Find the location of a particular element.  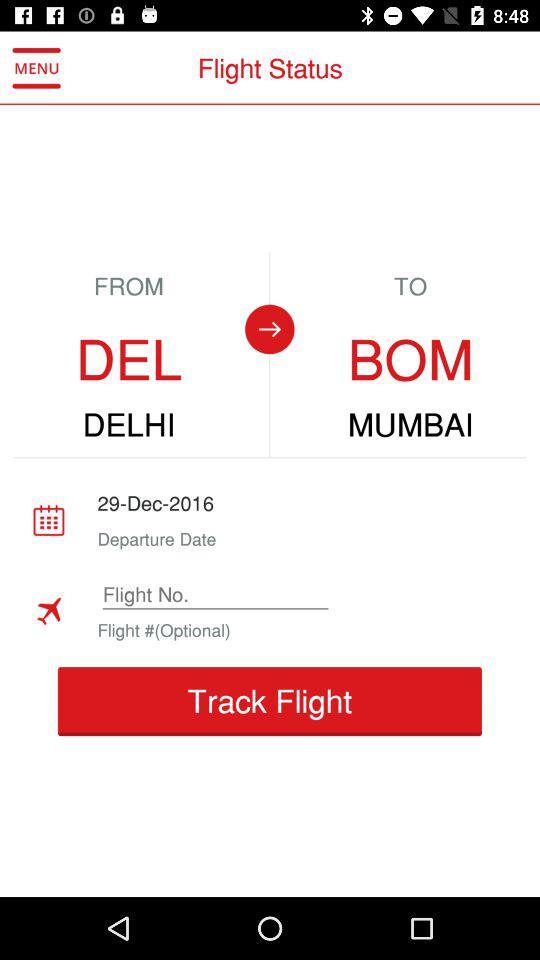

bom icon is located at coordinates (409, 360).